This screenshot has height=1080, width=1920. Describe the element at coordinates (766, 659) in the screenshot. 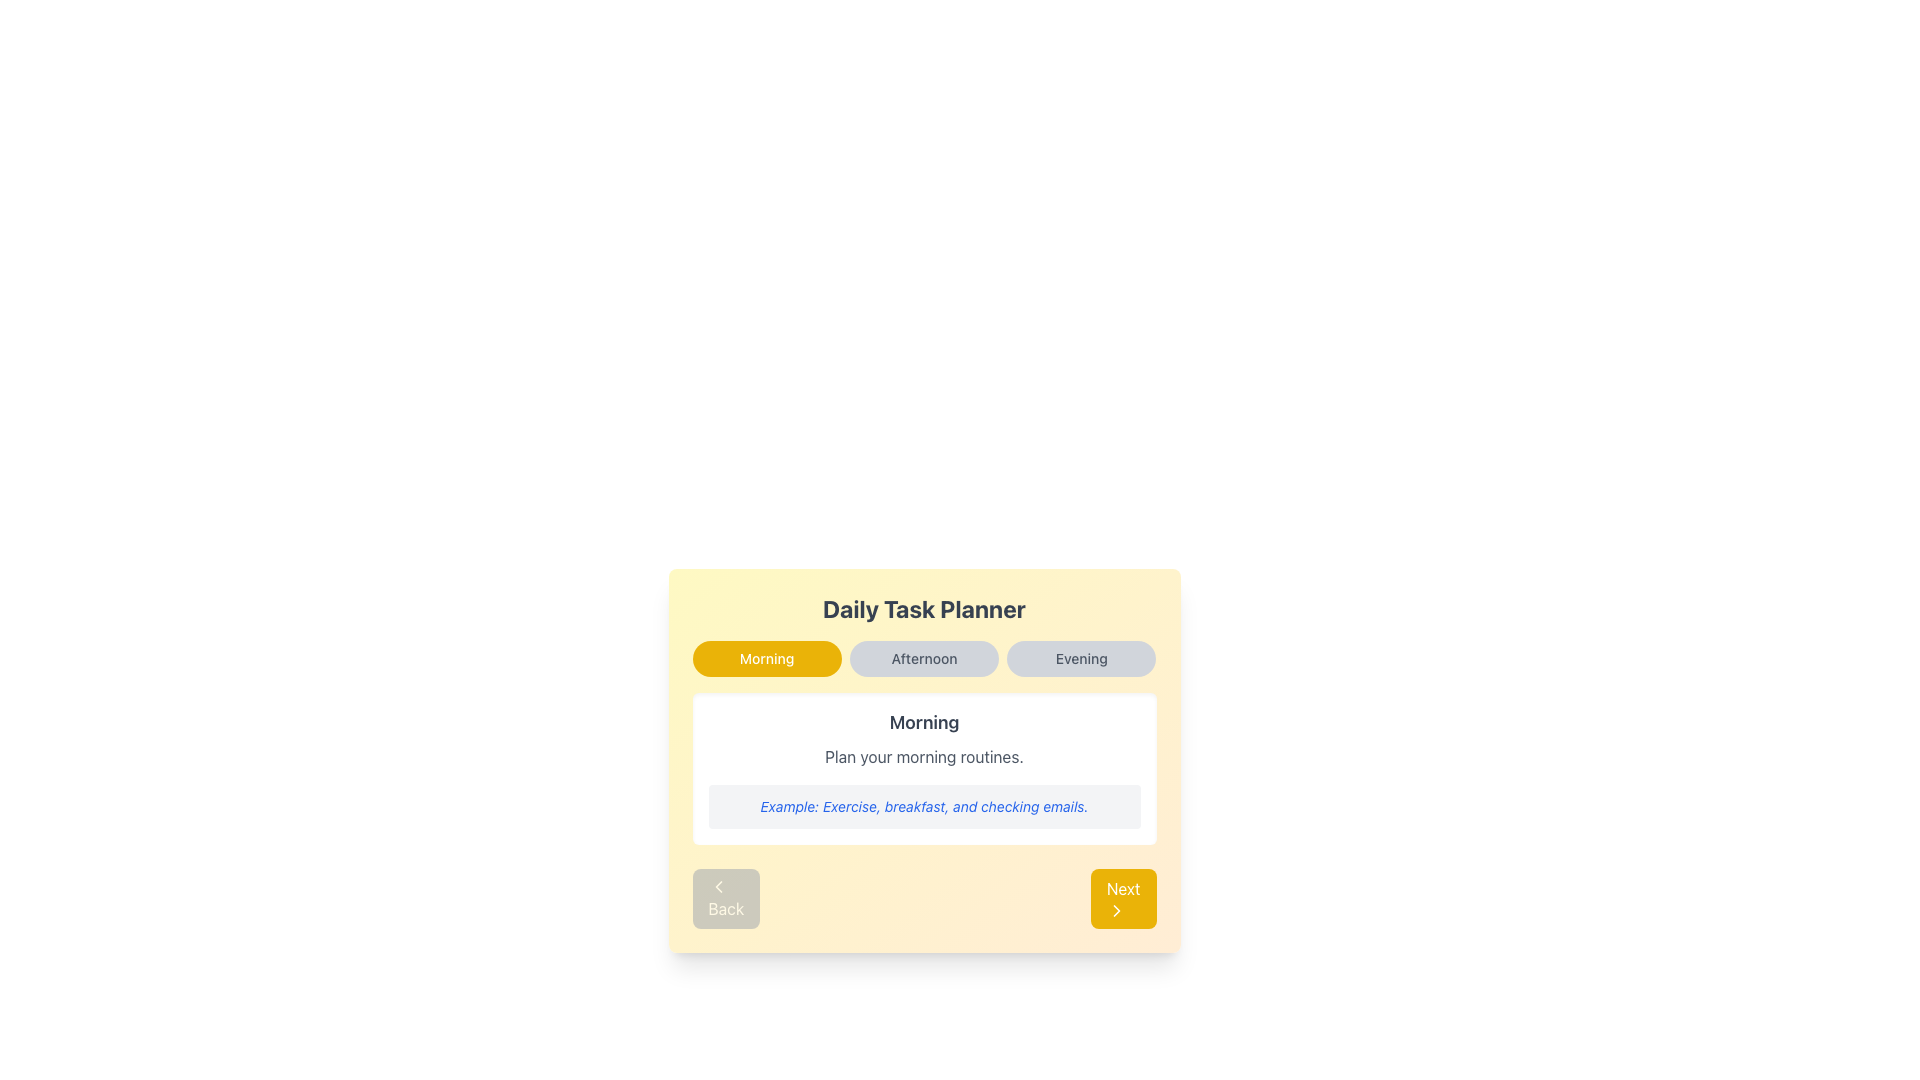

I see `the 'Morning' button, which has a yellow background and rounded corners` at that location.